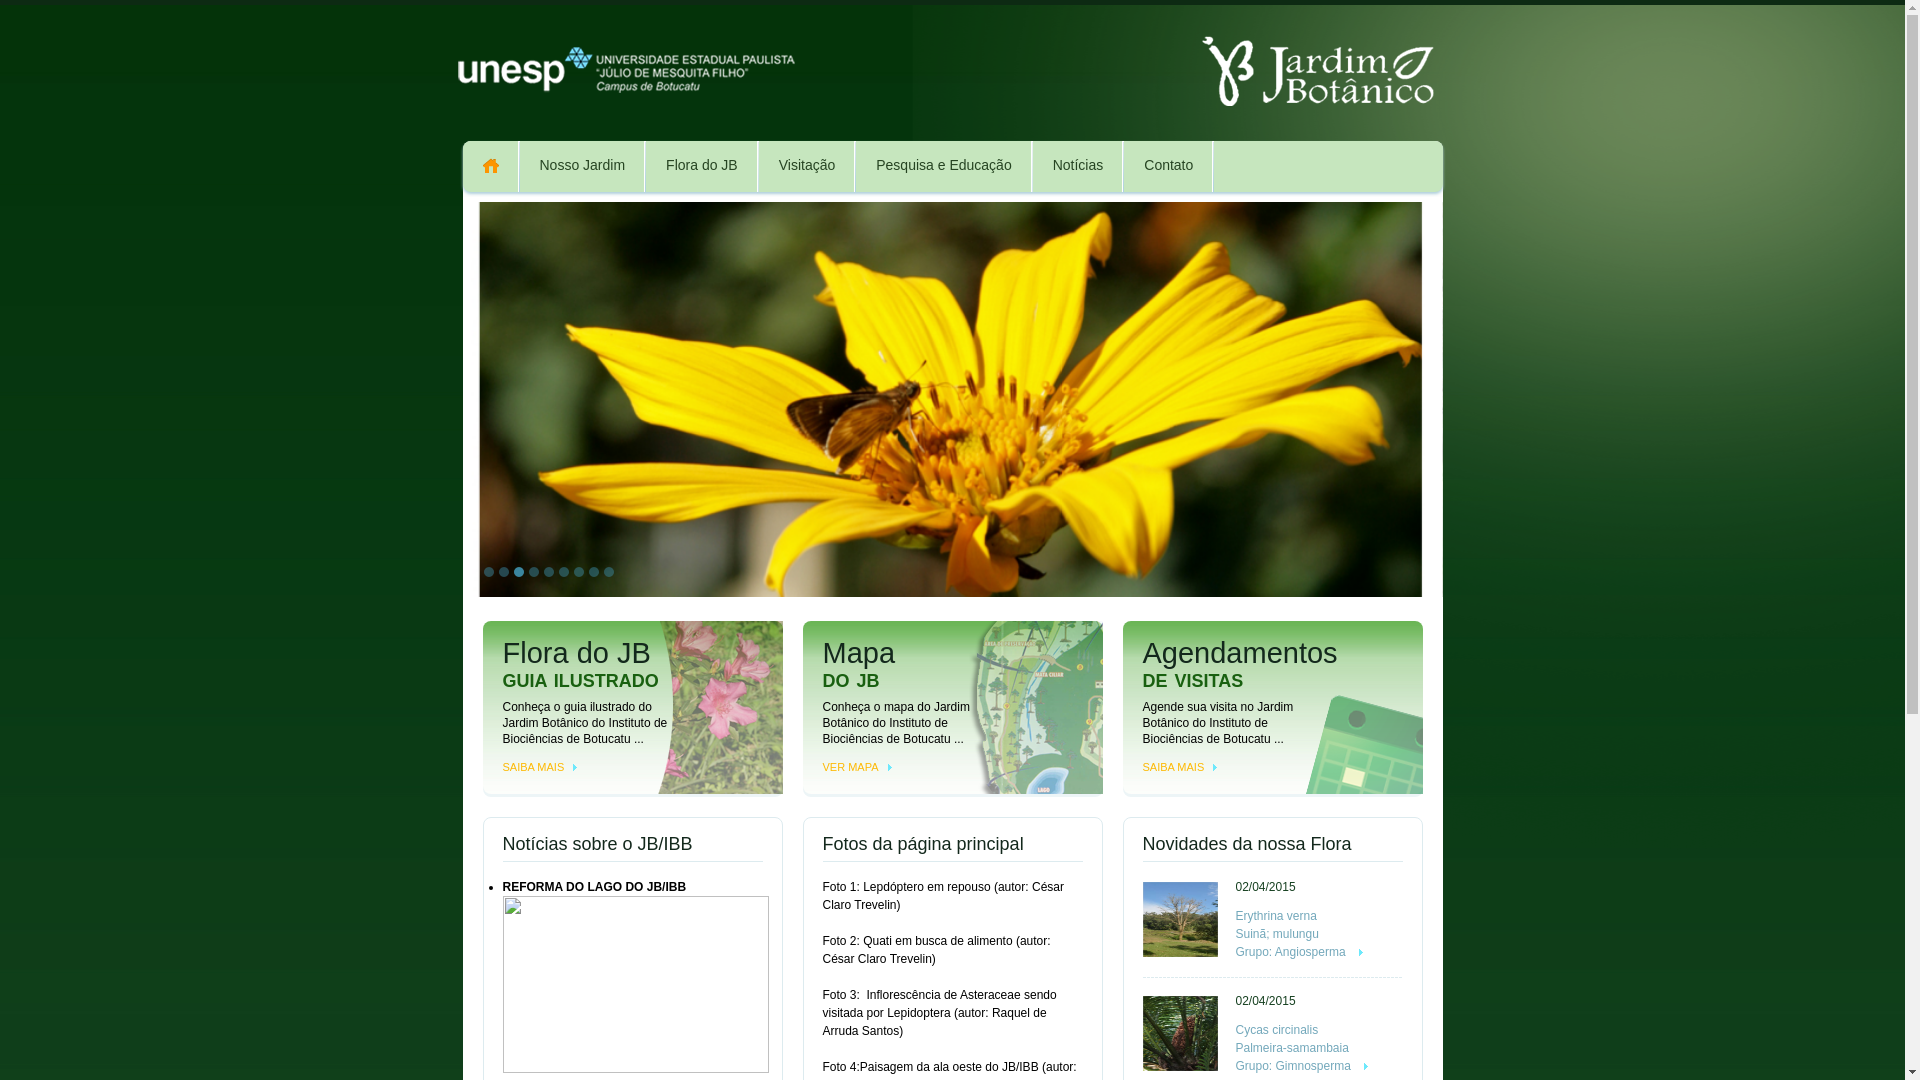 This screenshot has width=1920, height=1080. What do you see at coordinates (1179, 766) in the screenshot?
I see `'SAIBA MAIS'` at bounding box center [1179, 766].